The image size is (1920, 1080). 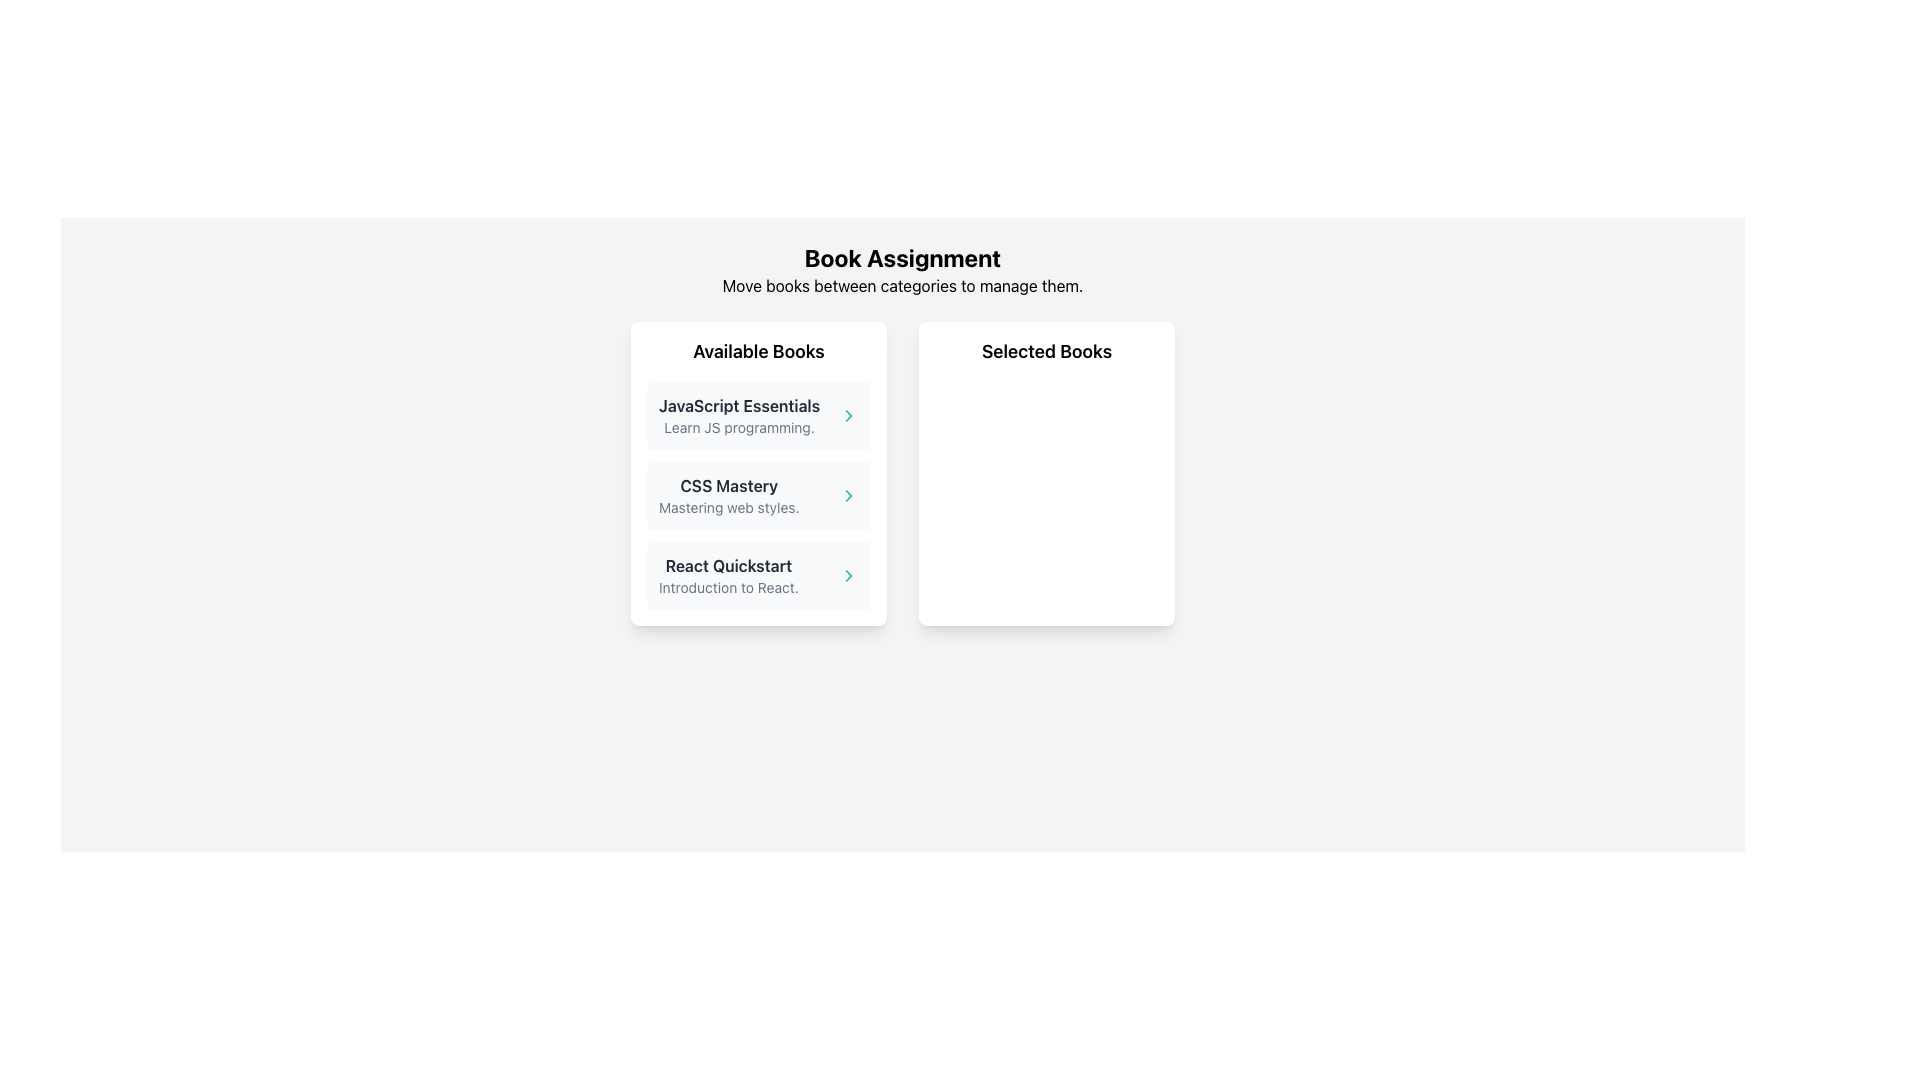 I want to click on the subtitle located directly below the 'CSS Mastery' heading in the 'Available Books' column, so click(x=728, y=507).